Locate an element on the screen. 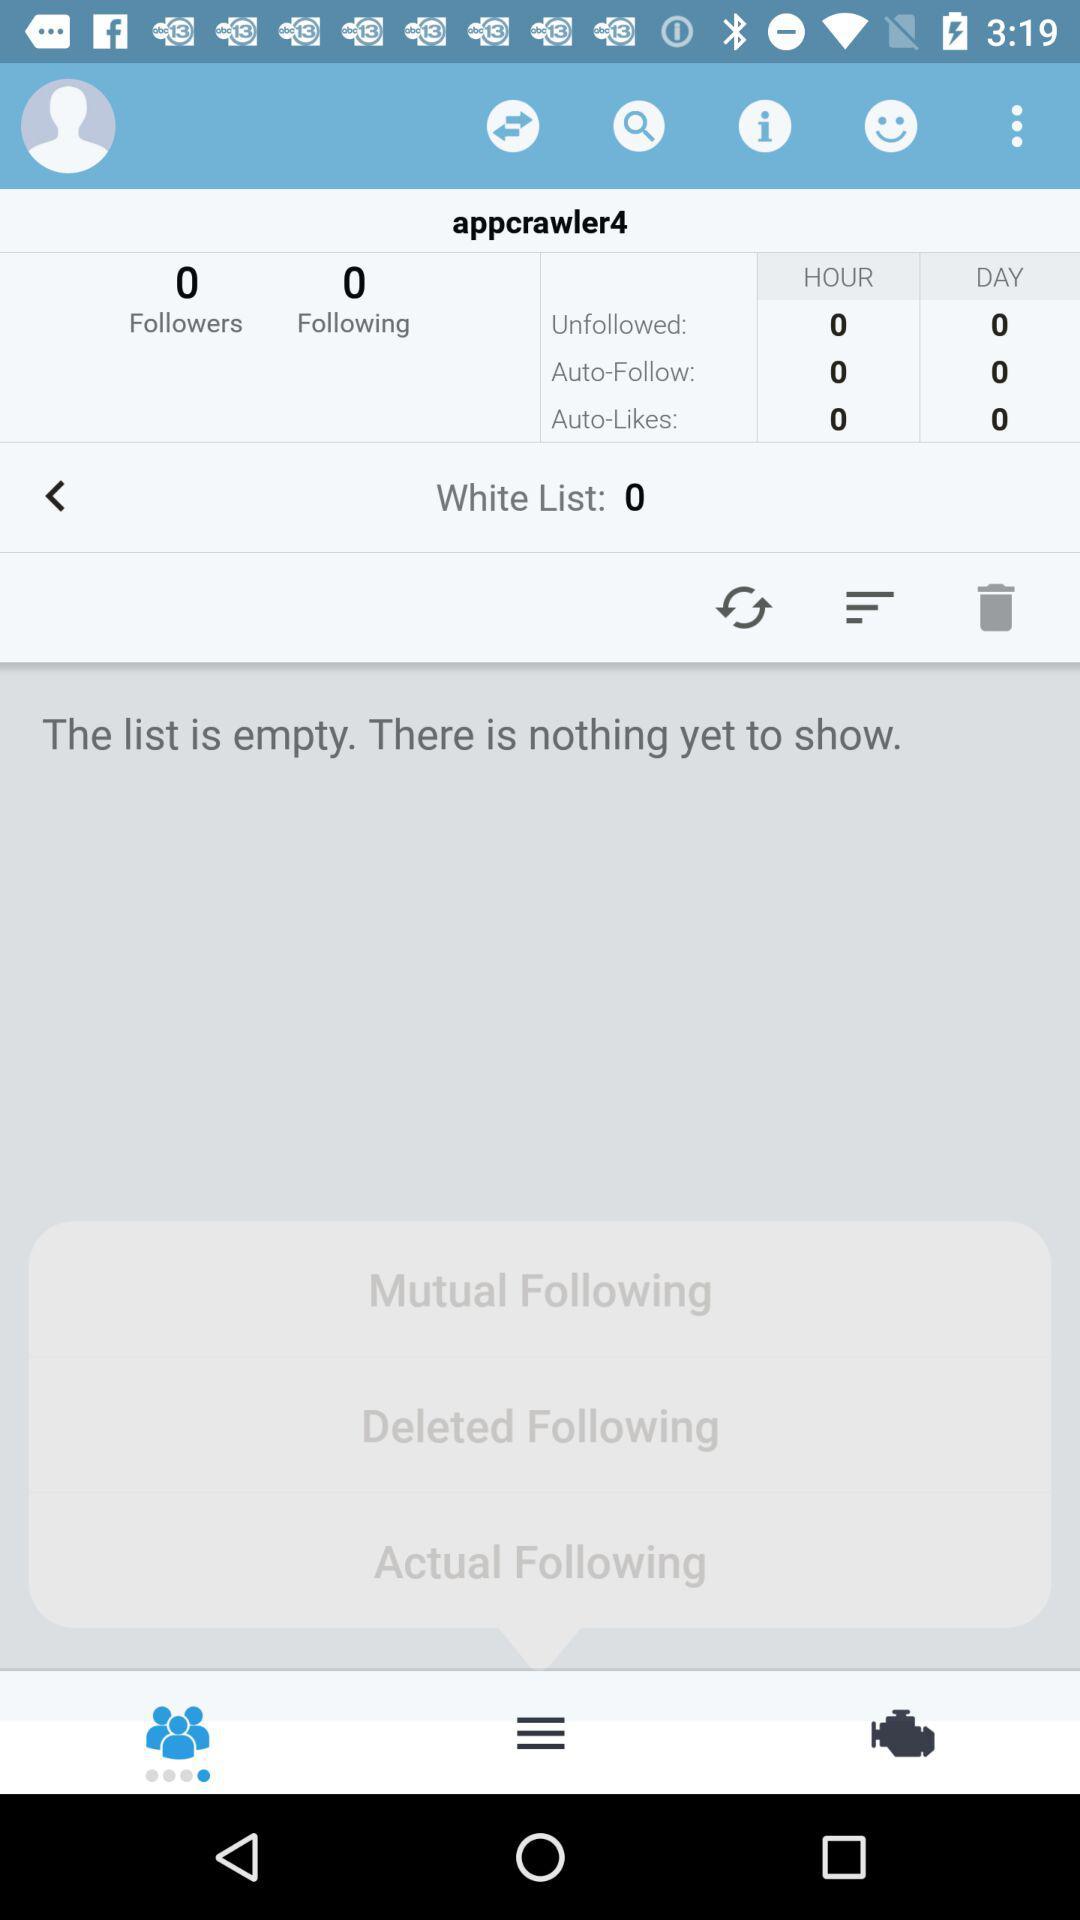 This screenshot has height=1920, width=1080. profile icon is located at coordinates (67, 124).